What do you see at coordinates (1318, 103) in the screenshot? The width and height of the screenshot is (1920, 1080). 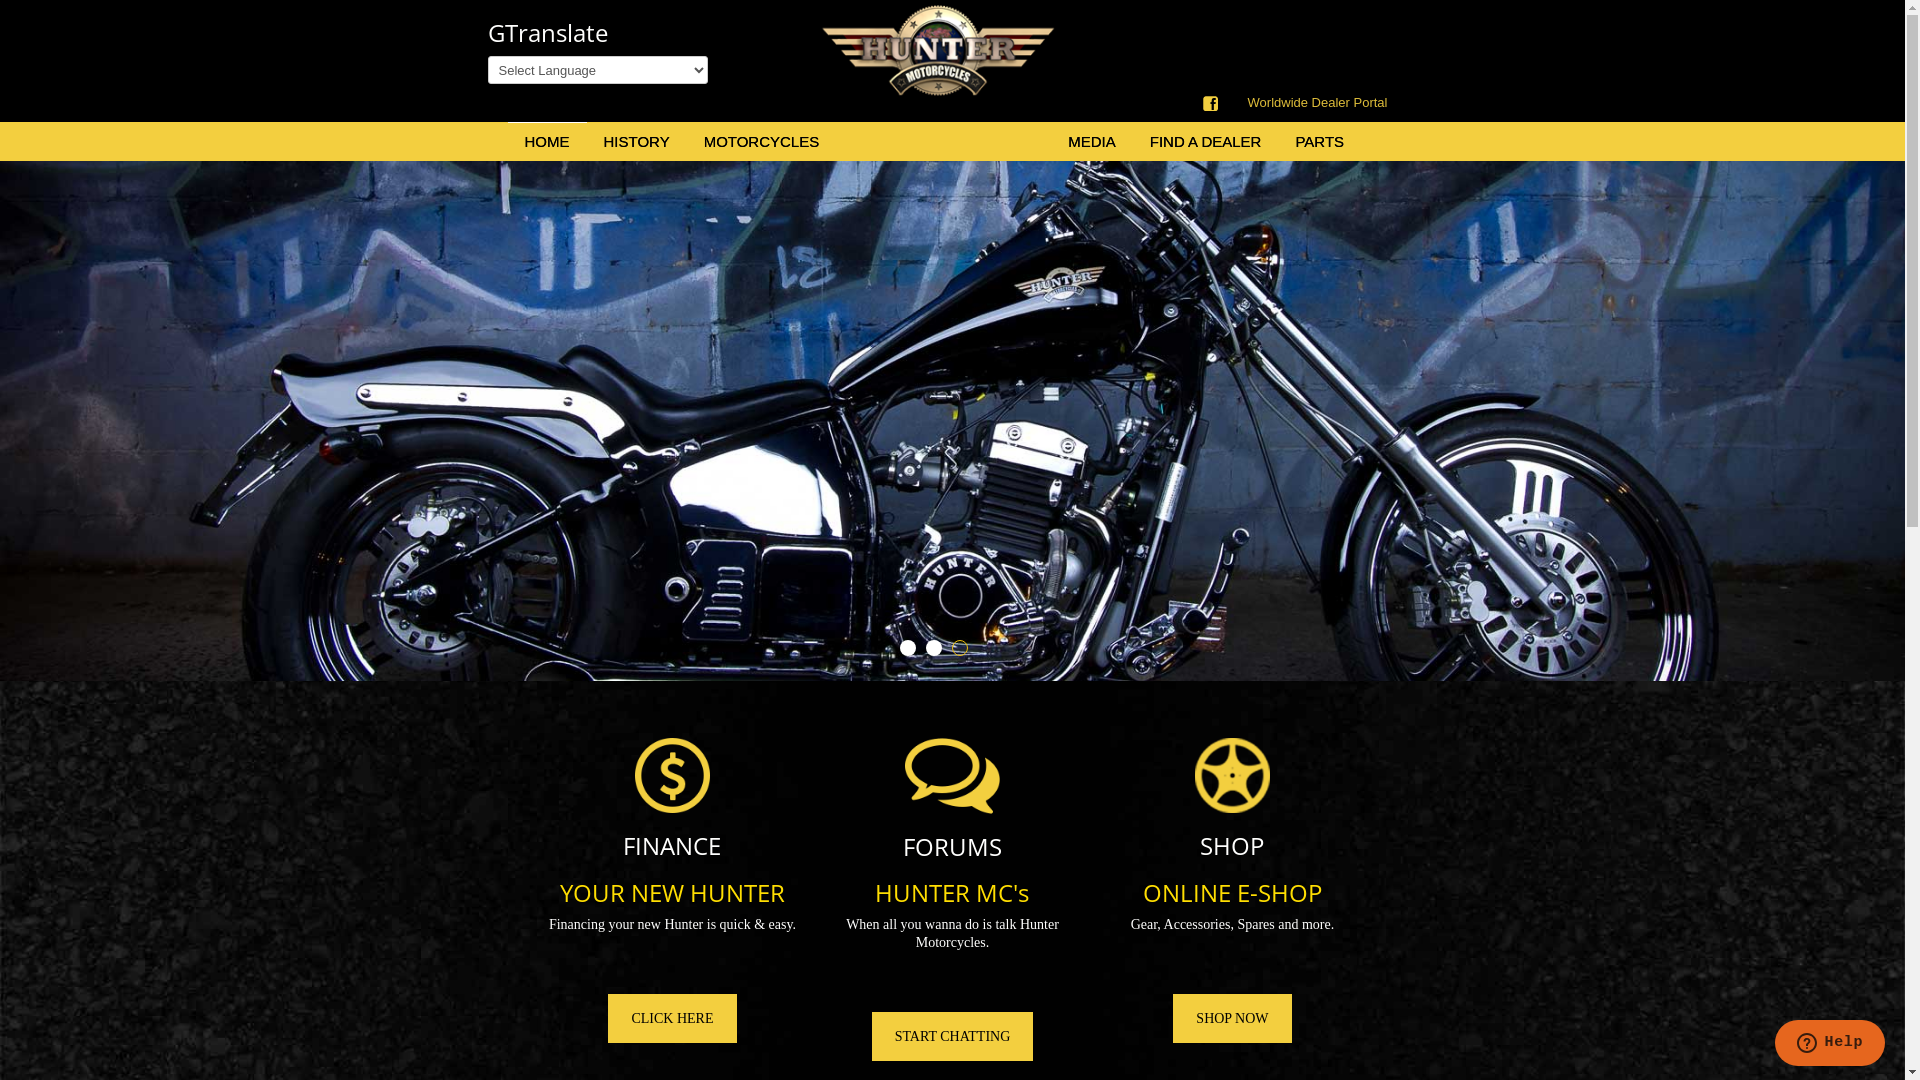 I see `'Worldwide Dealer Portal'` at bounding box center [1318, 103].